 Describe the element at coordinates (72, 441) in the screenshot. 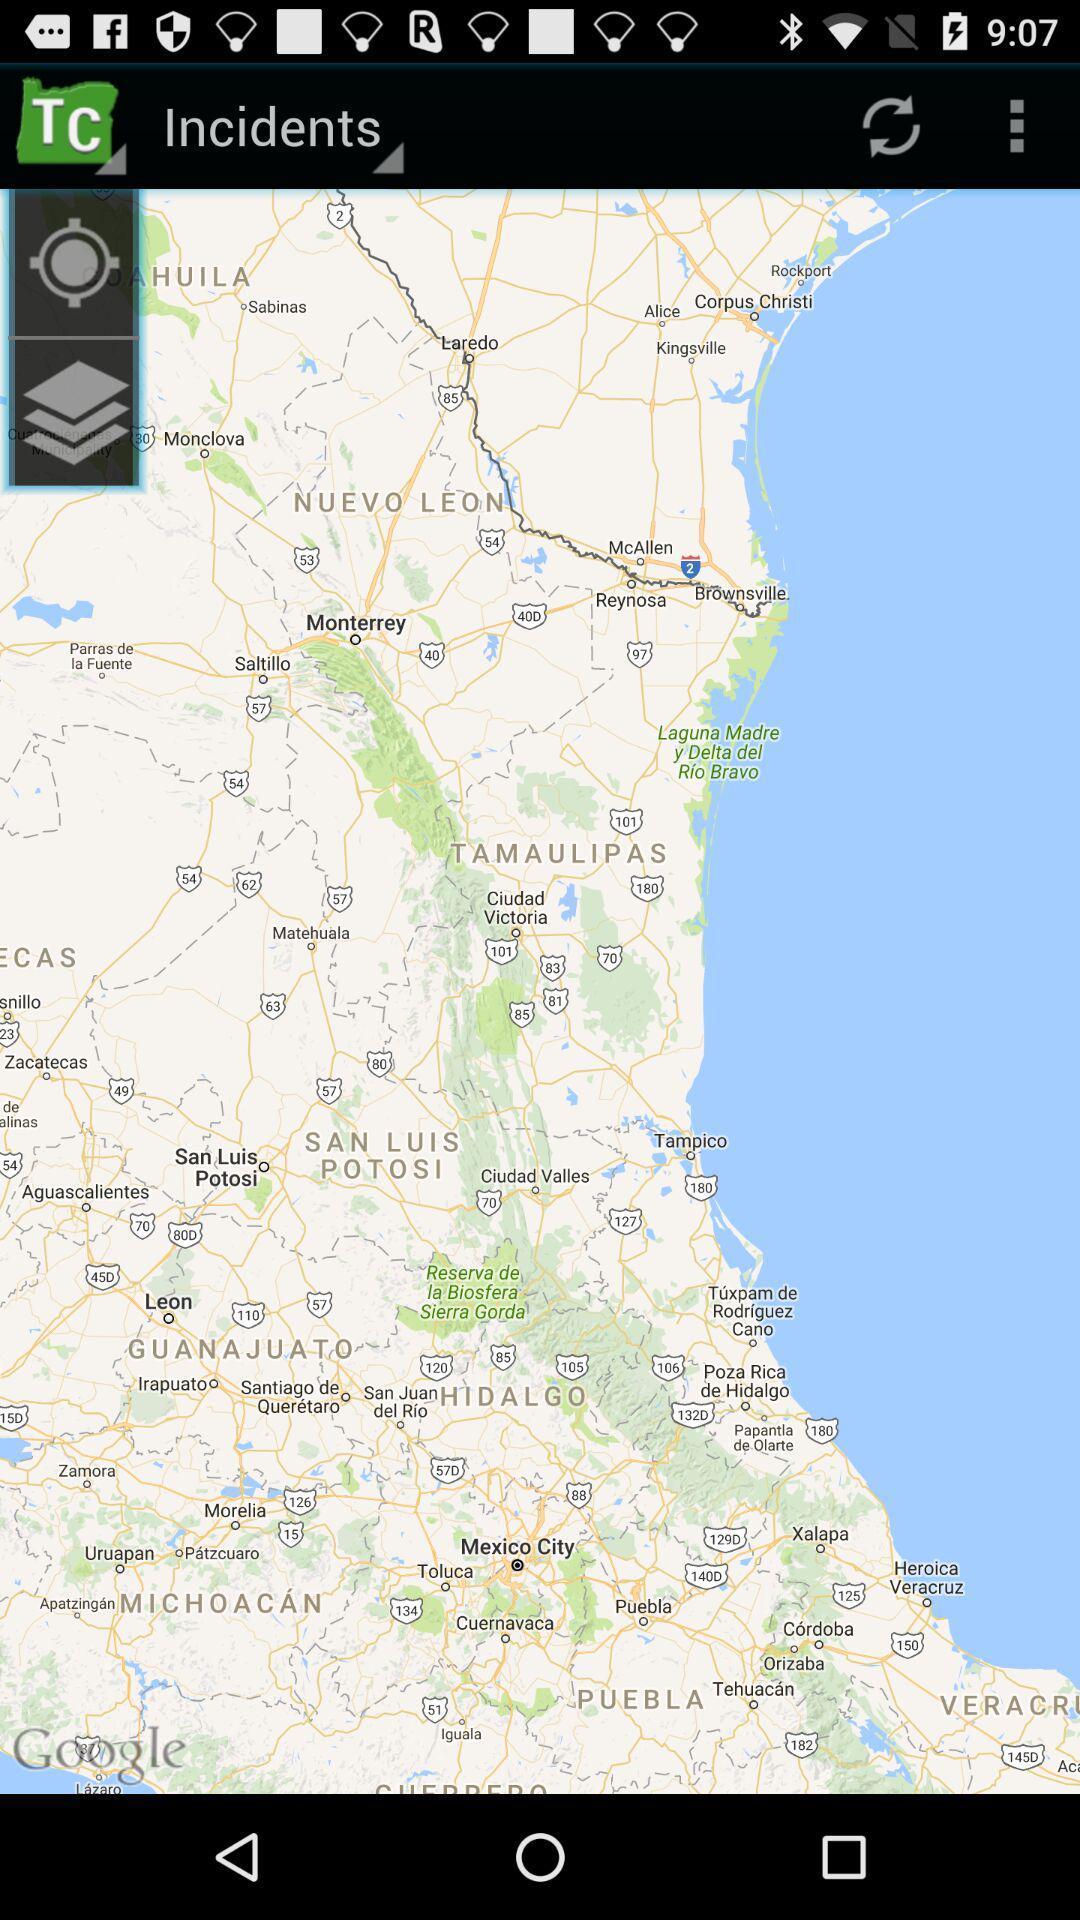

I see `the layers icon` at that location.